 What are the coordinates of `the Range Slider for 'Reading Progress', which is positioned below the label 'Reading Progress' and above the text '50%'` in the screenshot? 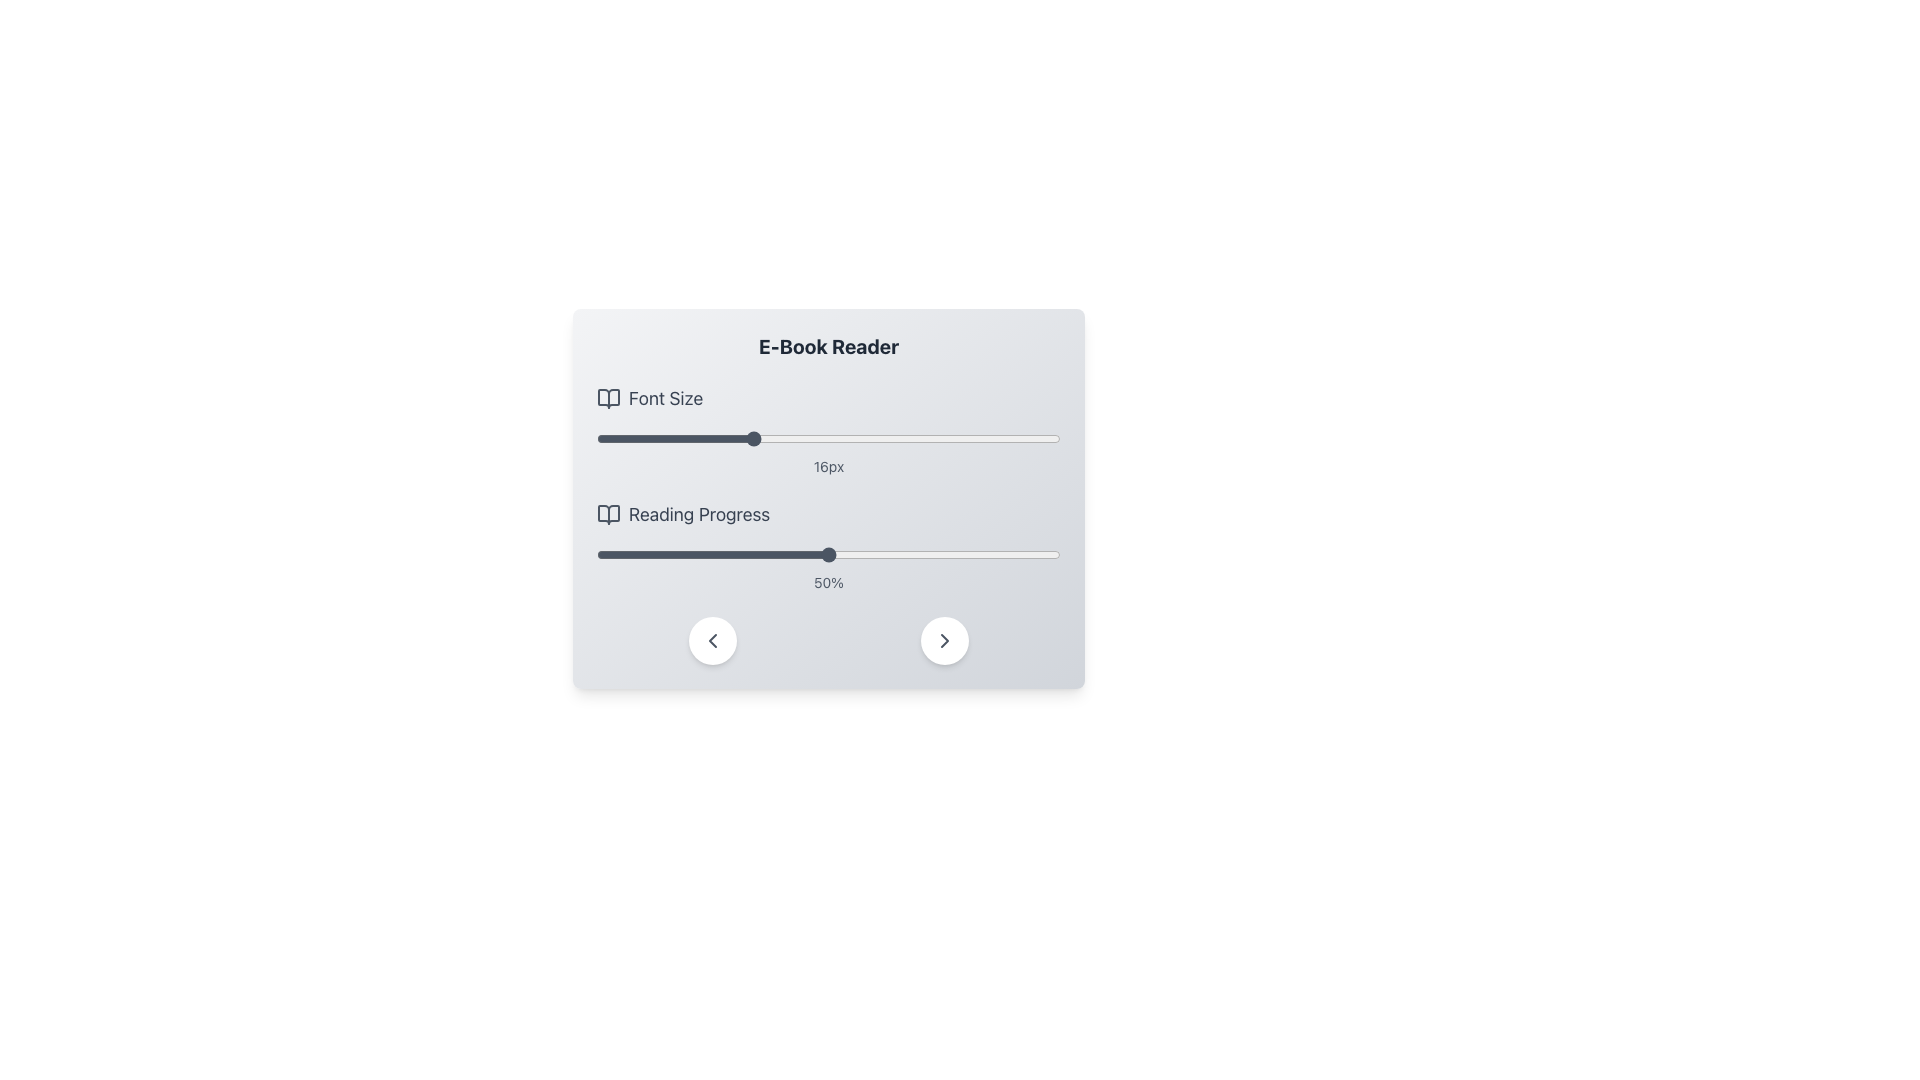 It's located at (829, 555).